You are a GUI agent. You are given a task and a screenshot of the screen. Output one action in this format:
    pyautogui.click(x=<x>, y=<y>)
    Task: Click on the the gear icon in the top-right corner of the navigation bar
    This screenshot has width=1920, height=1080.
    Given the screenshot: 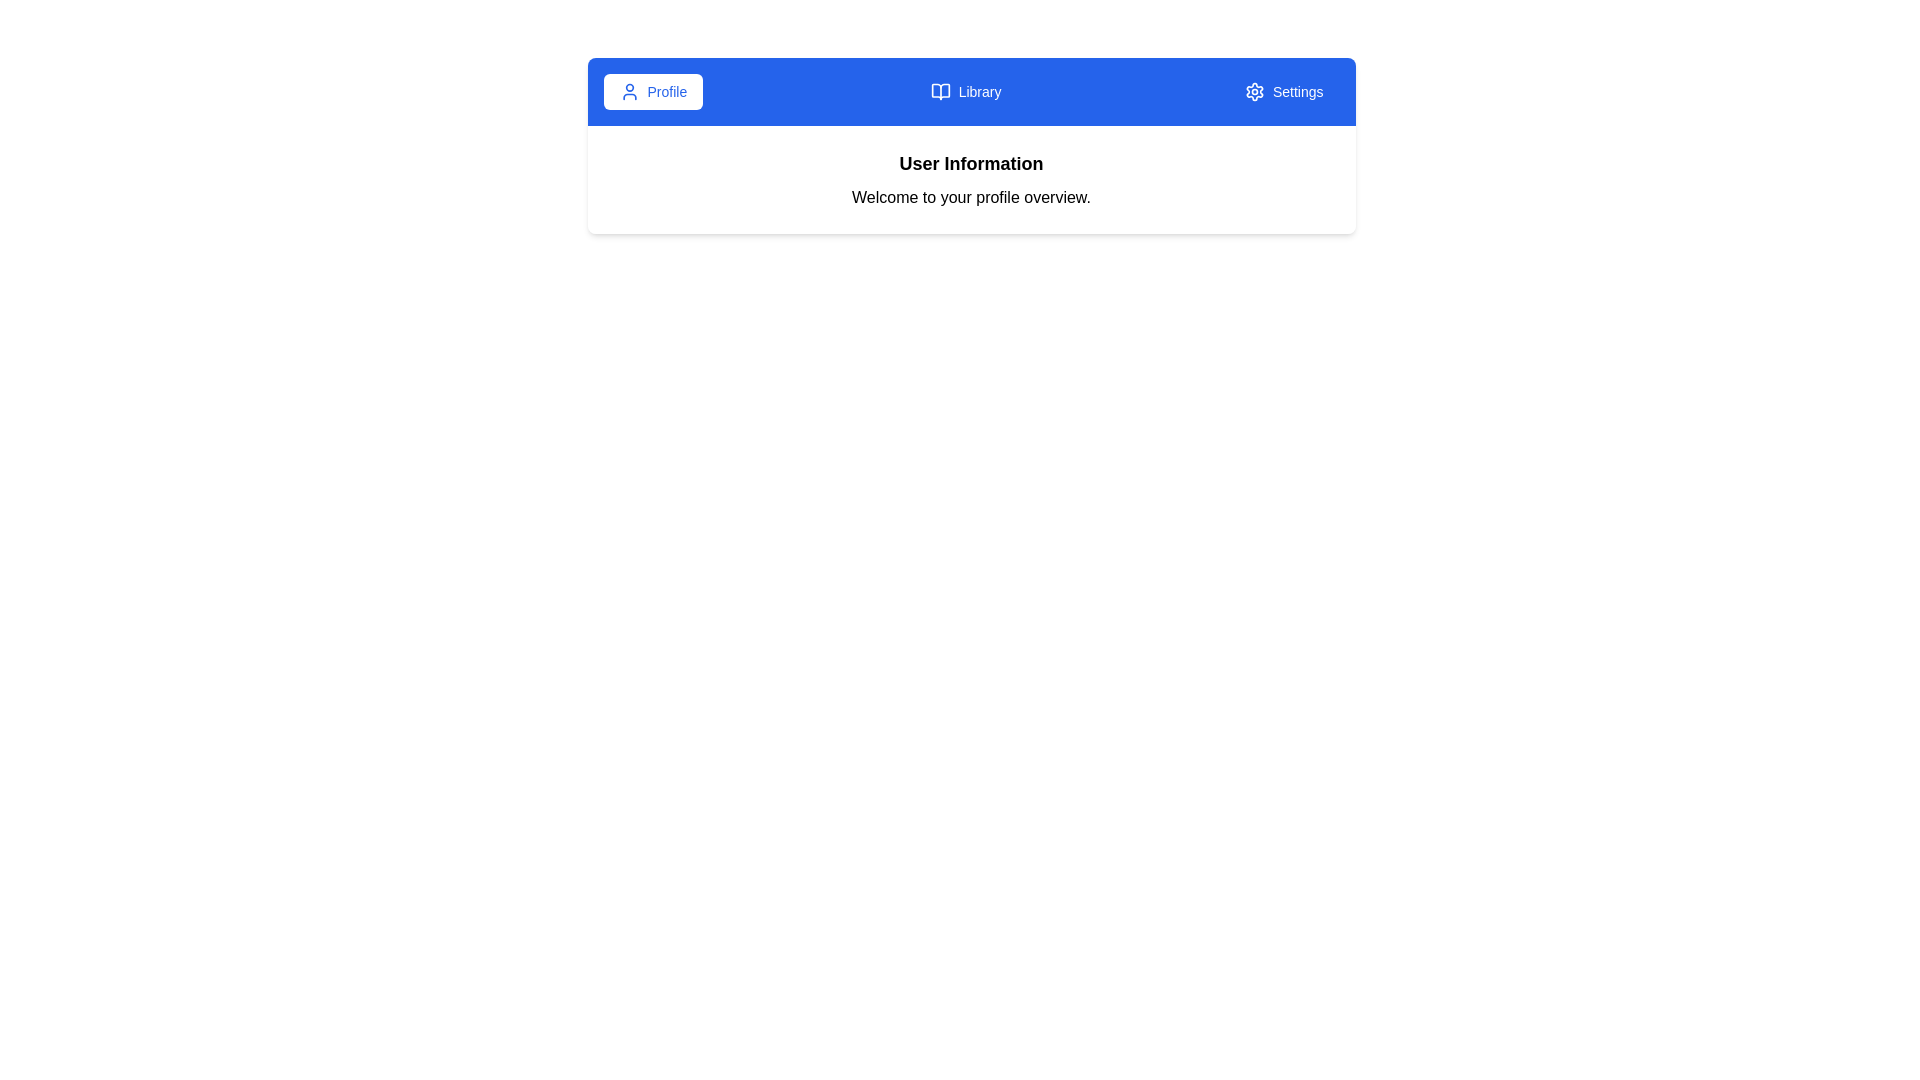 What is the action you would take?
    pyautogui.click(x=1253, y=92)
    